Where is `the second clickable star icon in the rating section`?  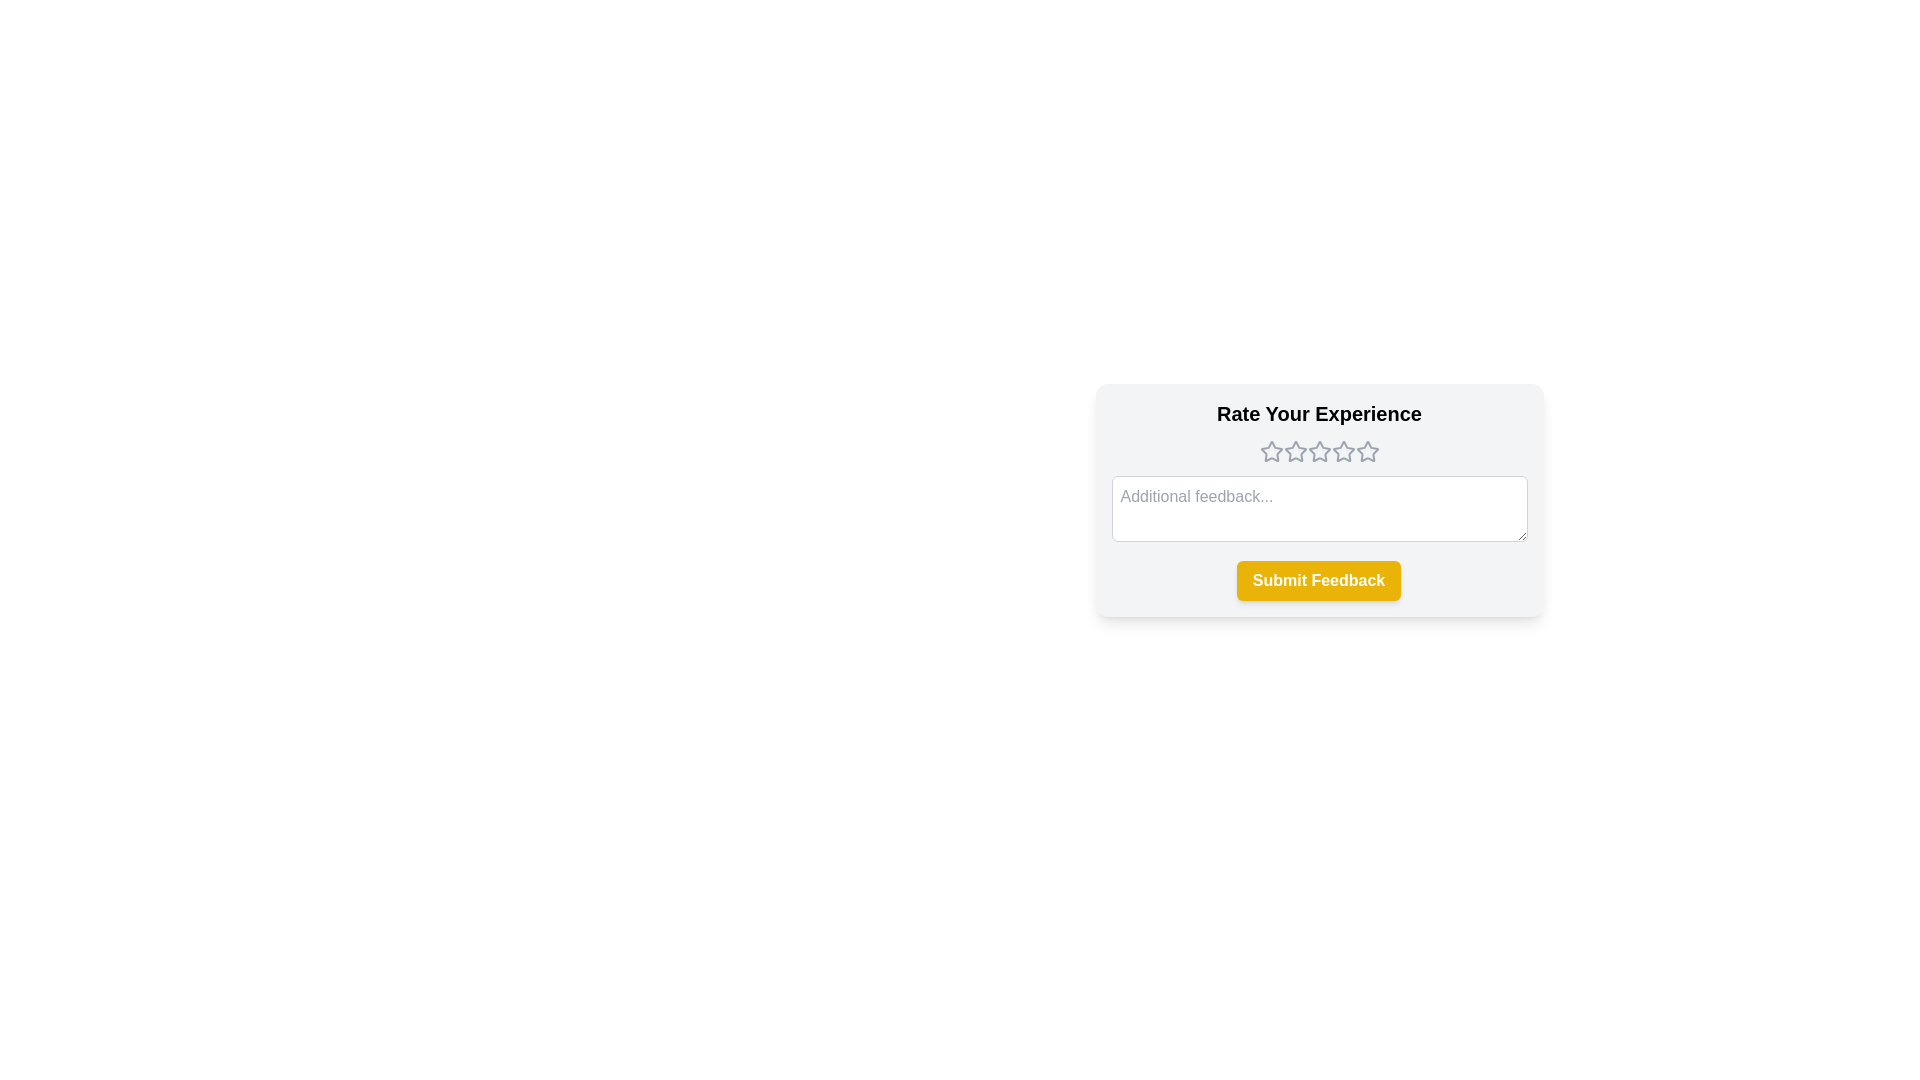 the second clickable star icon in the rating section is located at coordinates (1319, 451).